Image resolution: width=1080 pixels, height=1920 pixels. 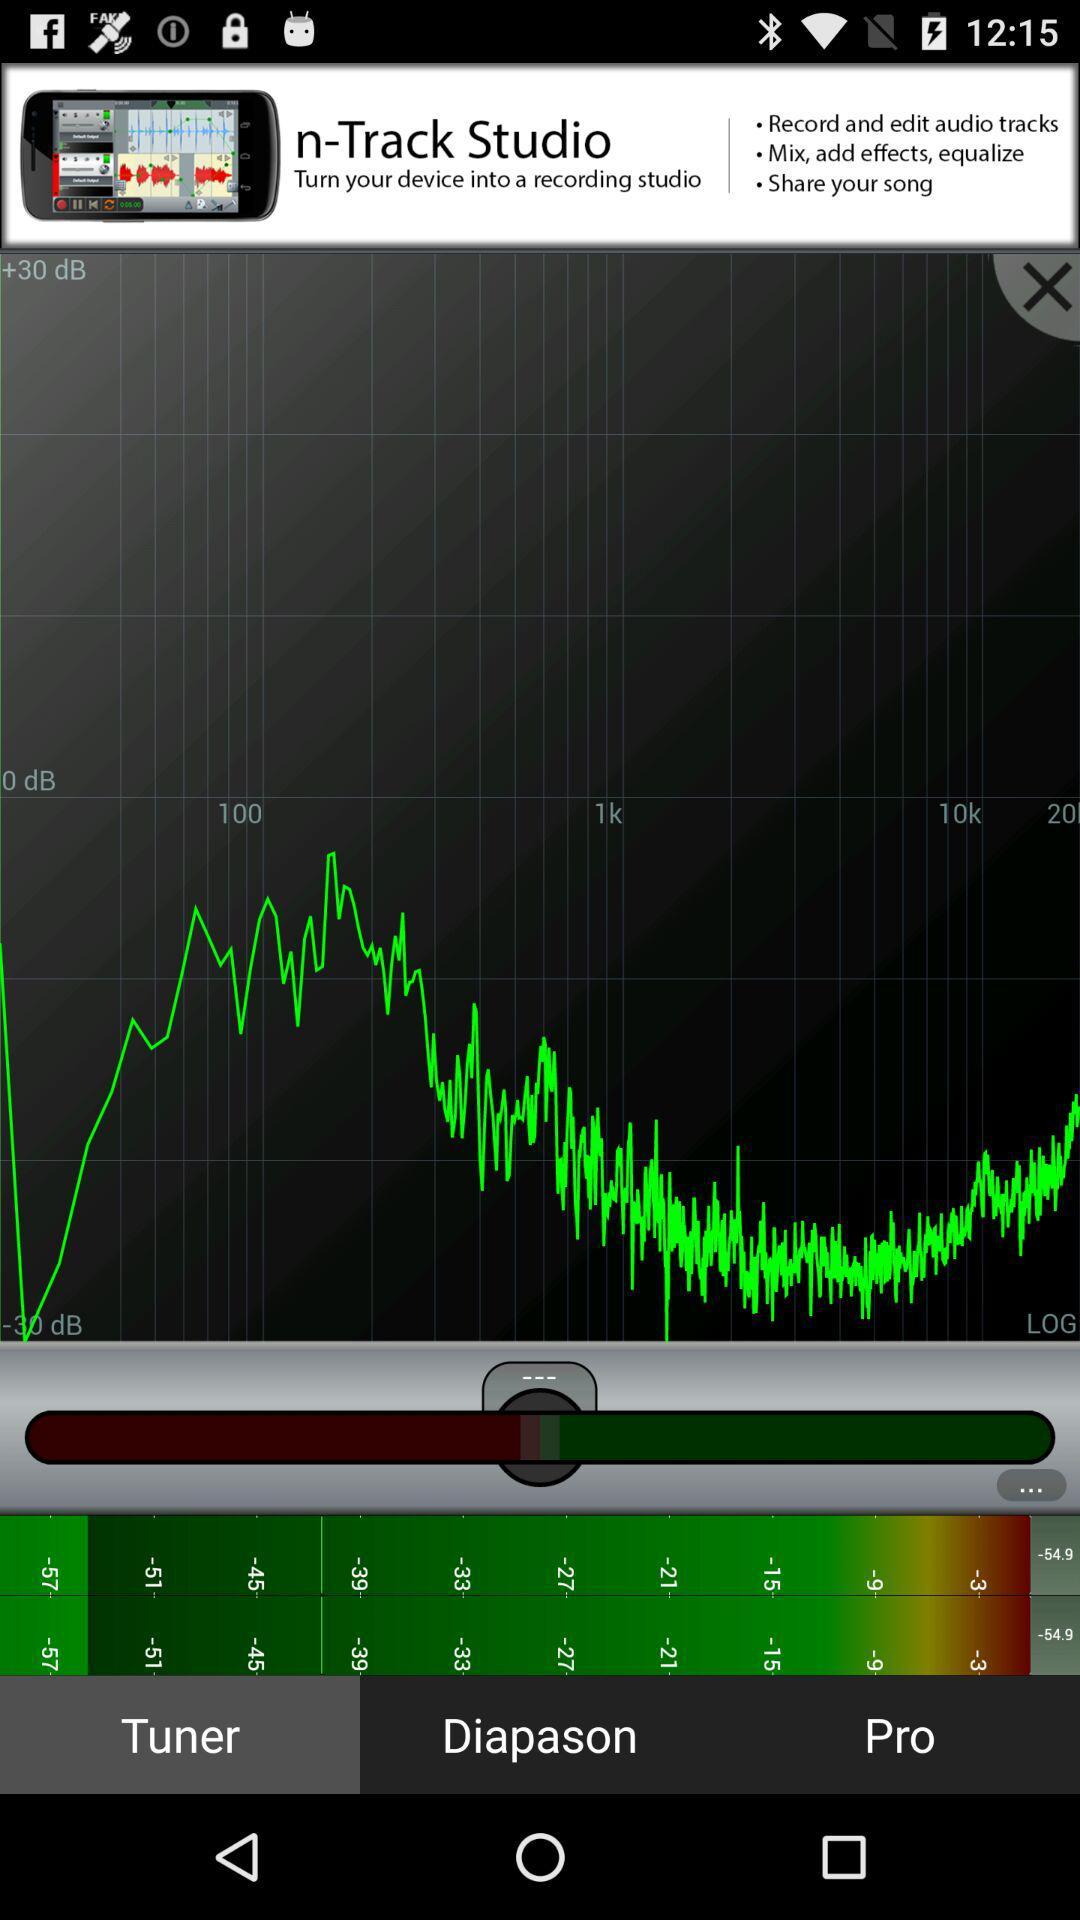 I want to click on advertisements banner, so click(x=540, y=154).